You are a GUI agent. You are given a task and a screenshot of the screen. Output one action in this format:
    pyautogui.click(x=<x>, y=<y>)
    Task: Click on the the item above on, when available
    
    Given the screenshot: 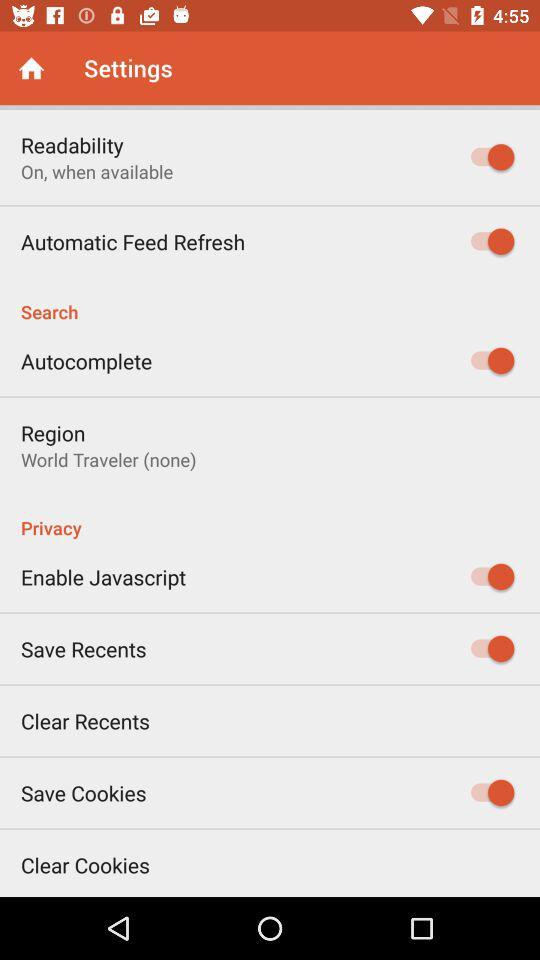 What is the action you would take?
    pyautogui.click(x=71, y=144)
    